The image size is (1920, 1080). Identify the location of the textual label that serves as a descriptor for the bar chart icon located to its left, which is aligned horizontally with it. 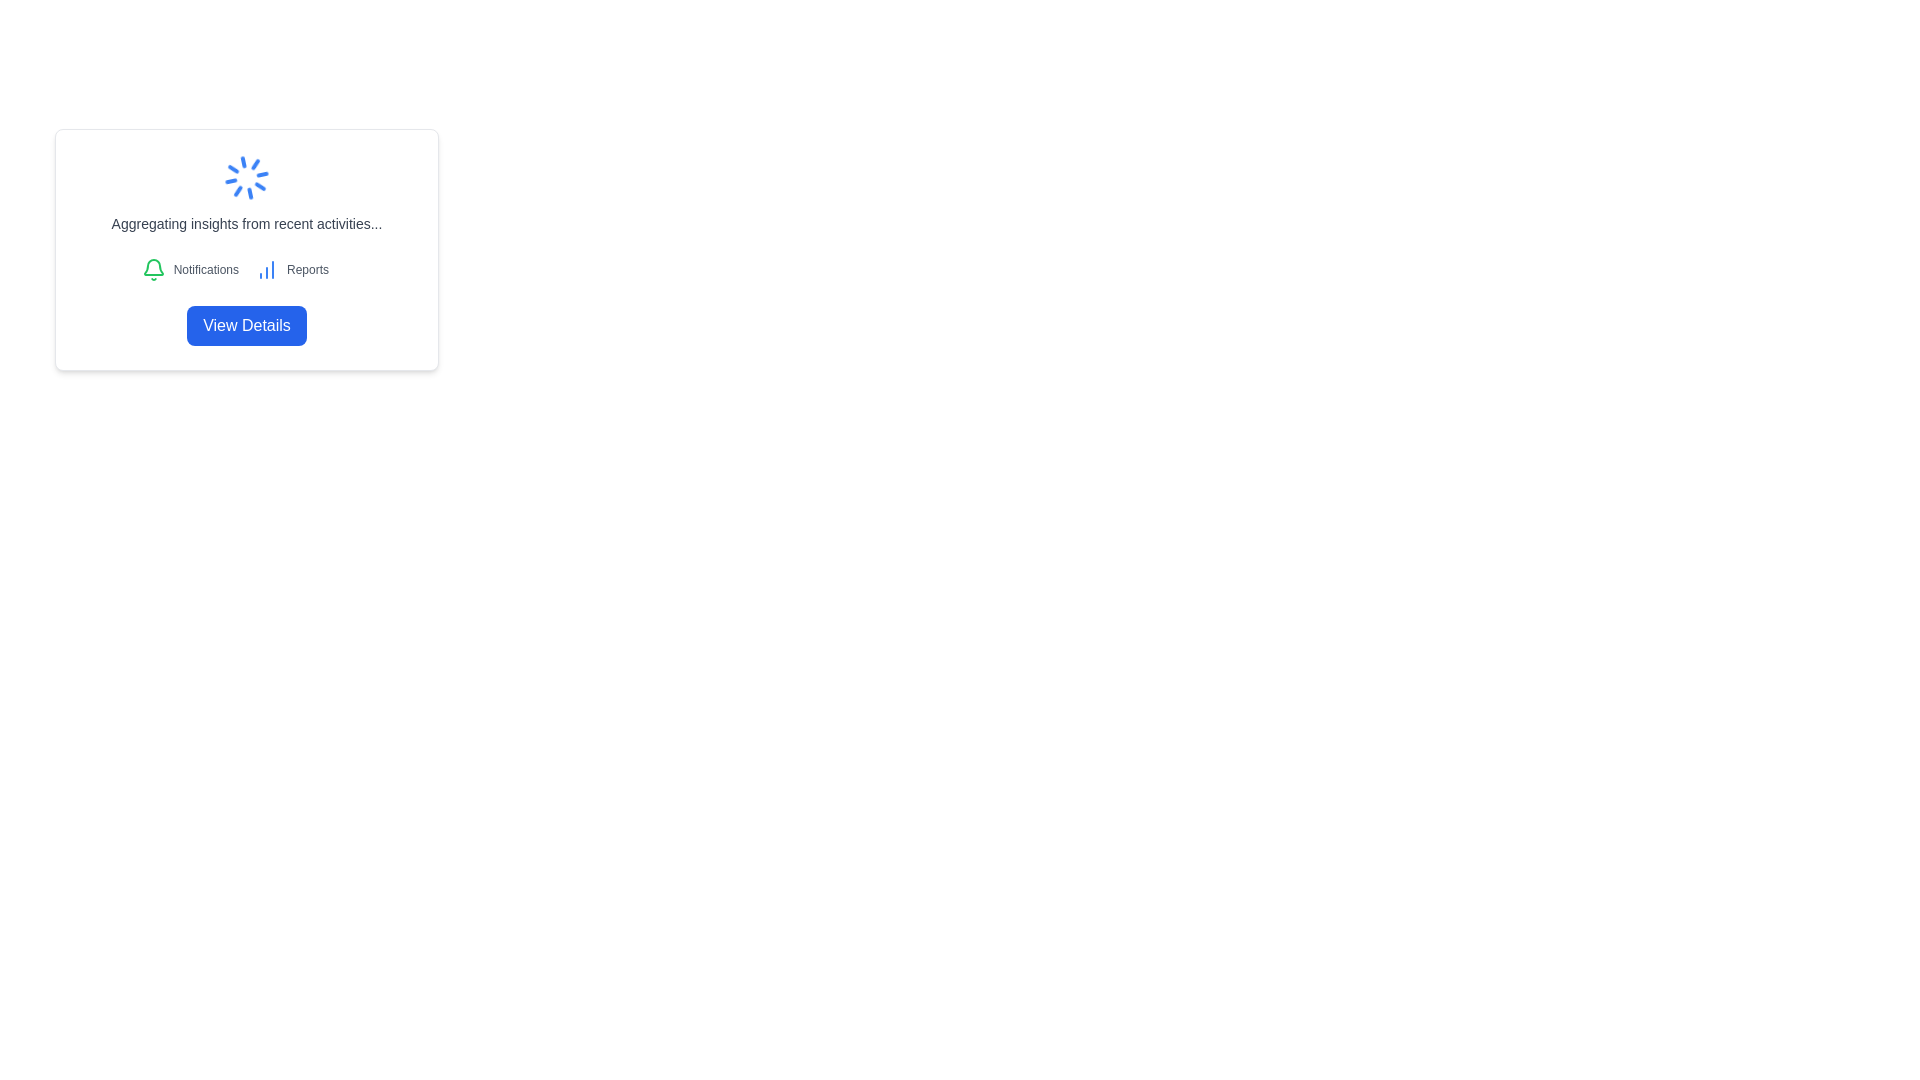
(306, 270).